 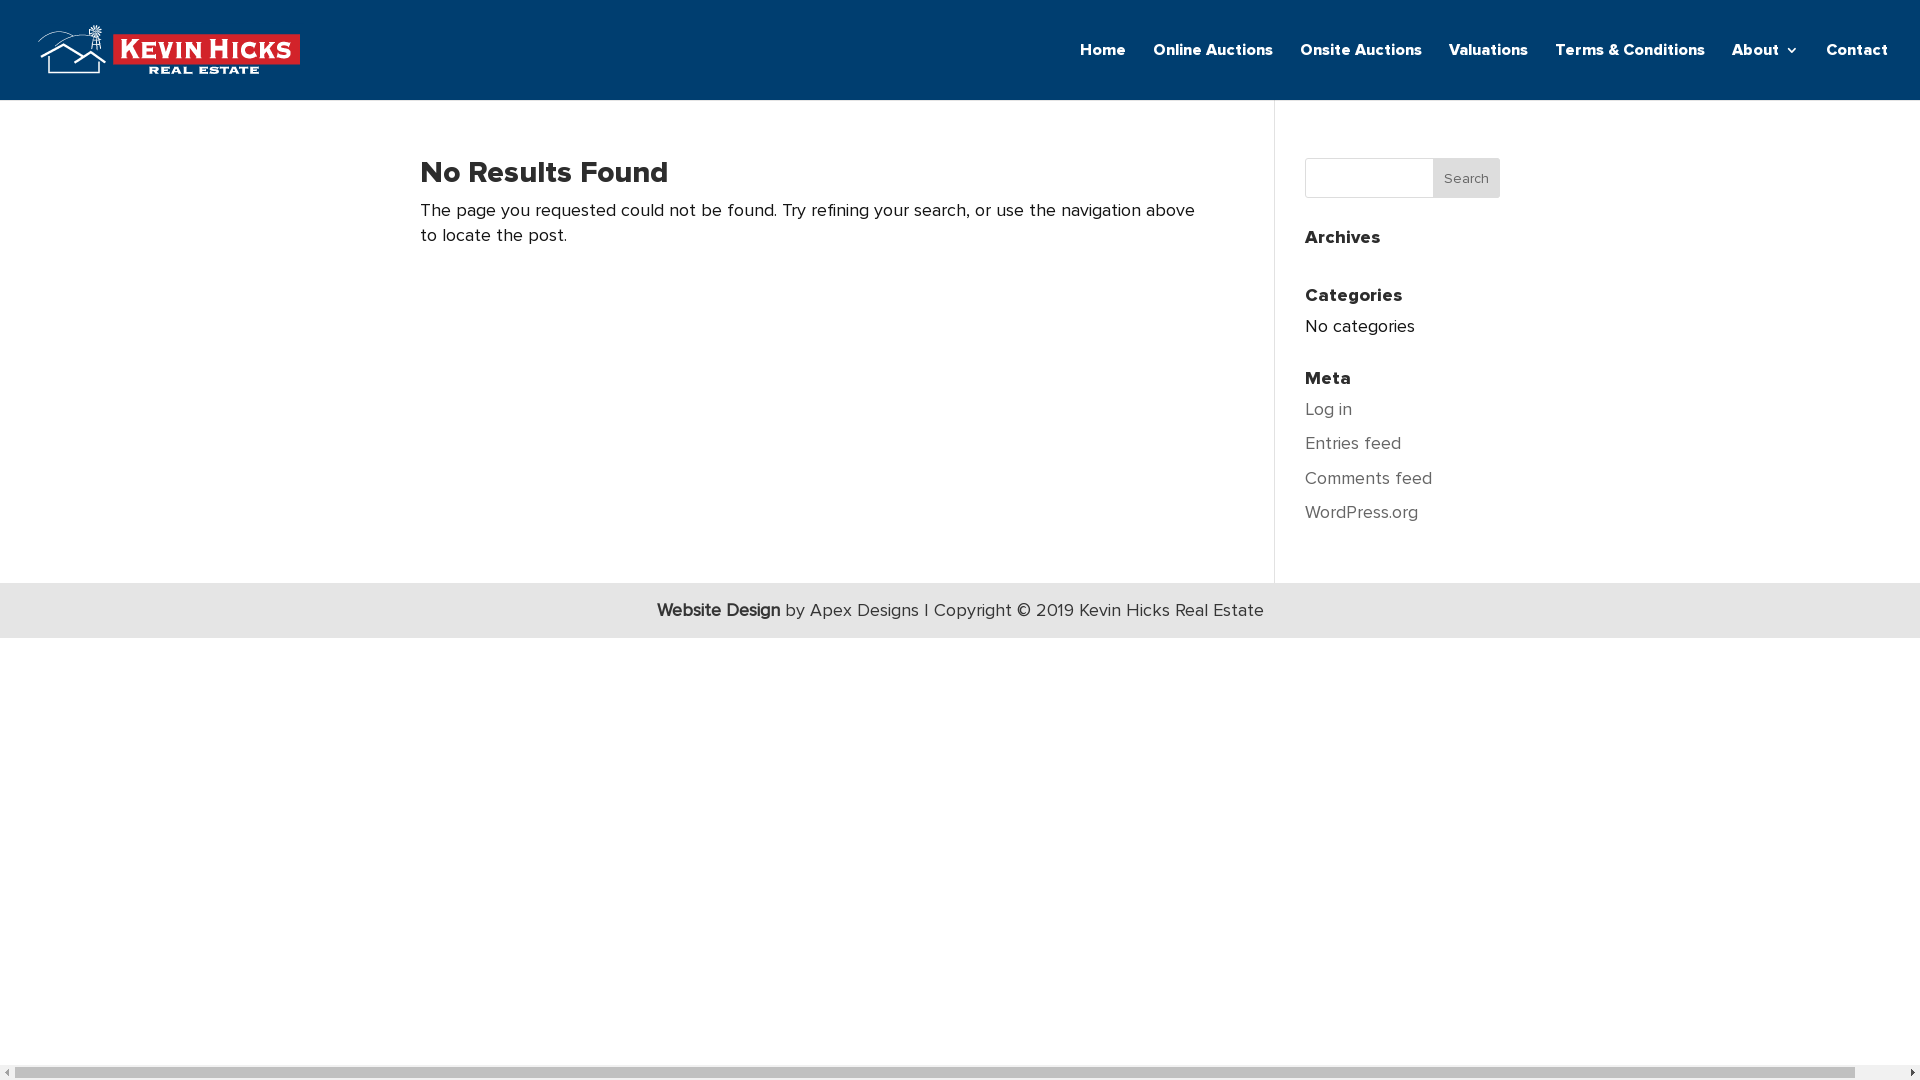 What do you see at coordinates (1367, 478) in the screenshot?
I see `'Comments feed'` at bounding box center [1367, 478].